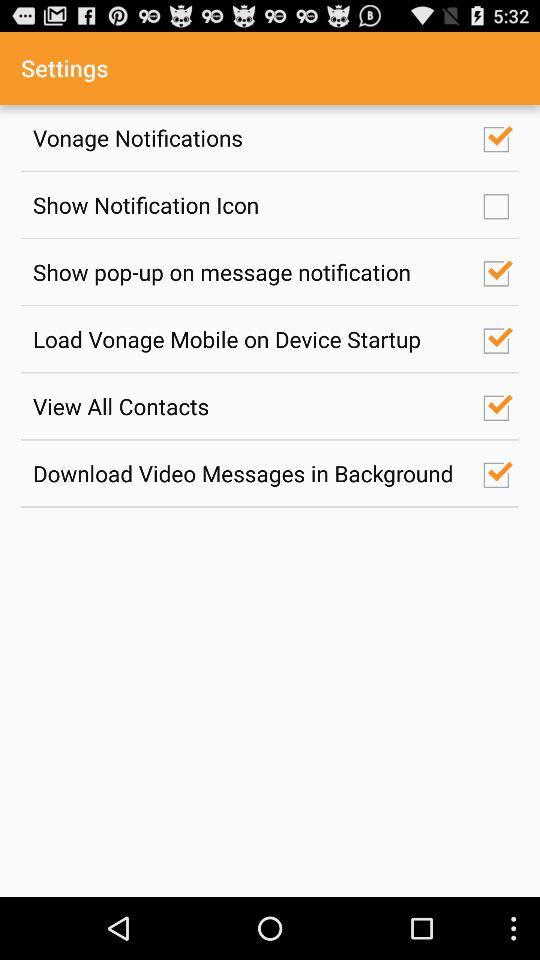 The width and height of the screenshot is (540, 960). What do you see at coordinates (247, 136) in the screenshot?
I see `the item above the show notification icon item` at bounding box center [247, 136].